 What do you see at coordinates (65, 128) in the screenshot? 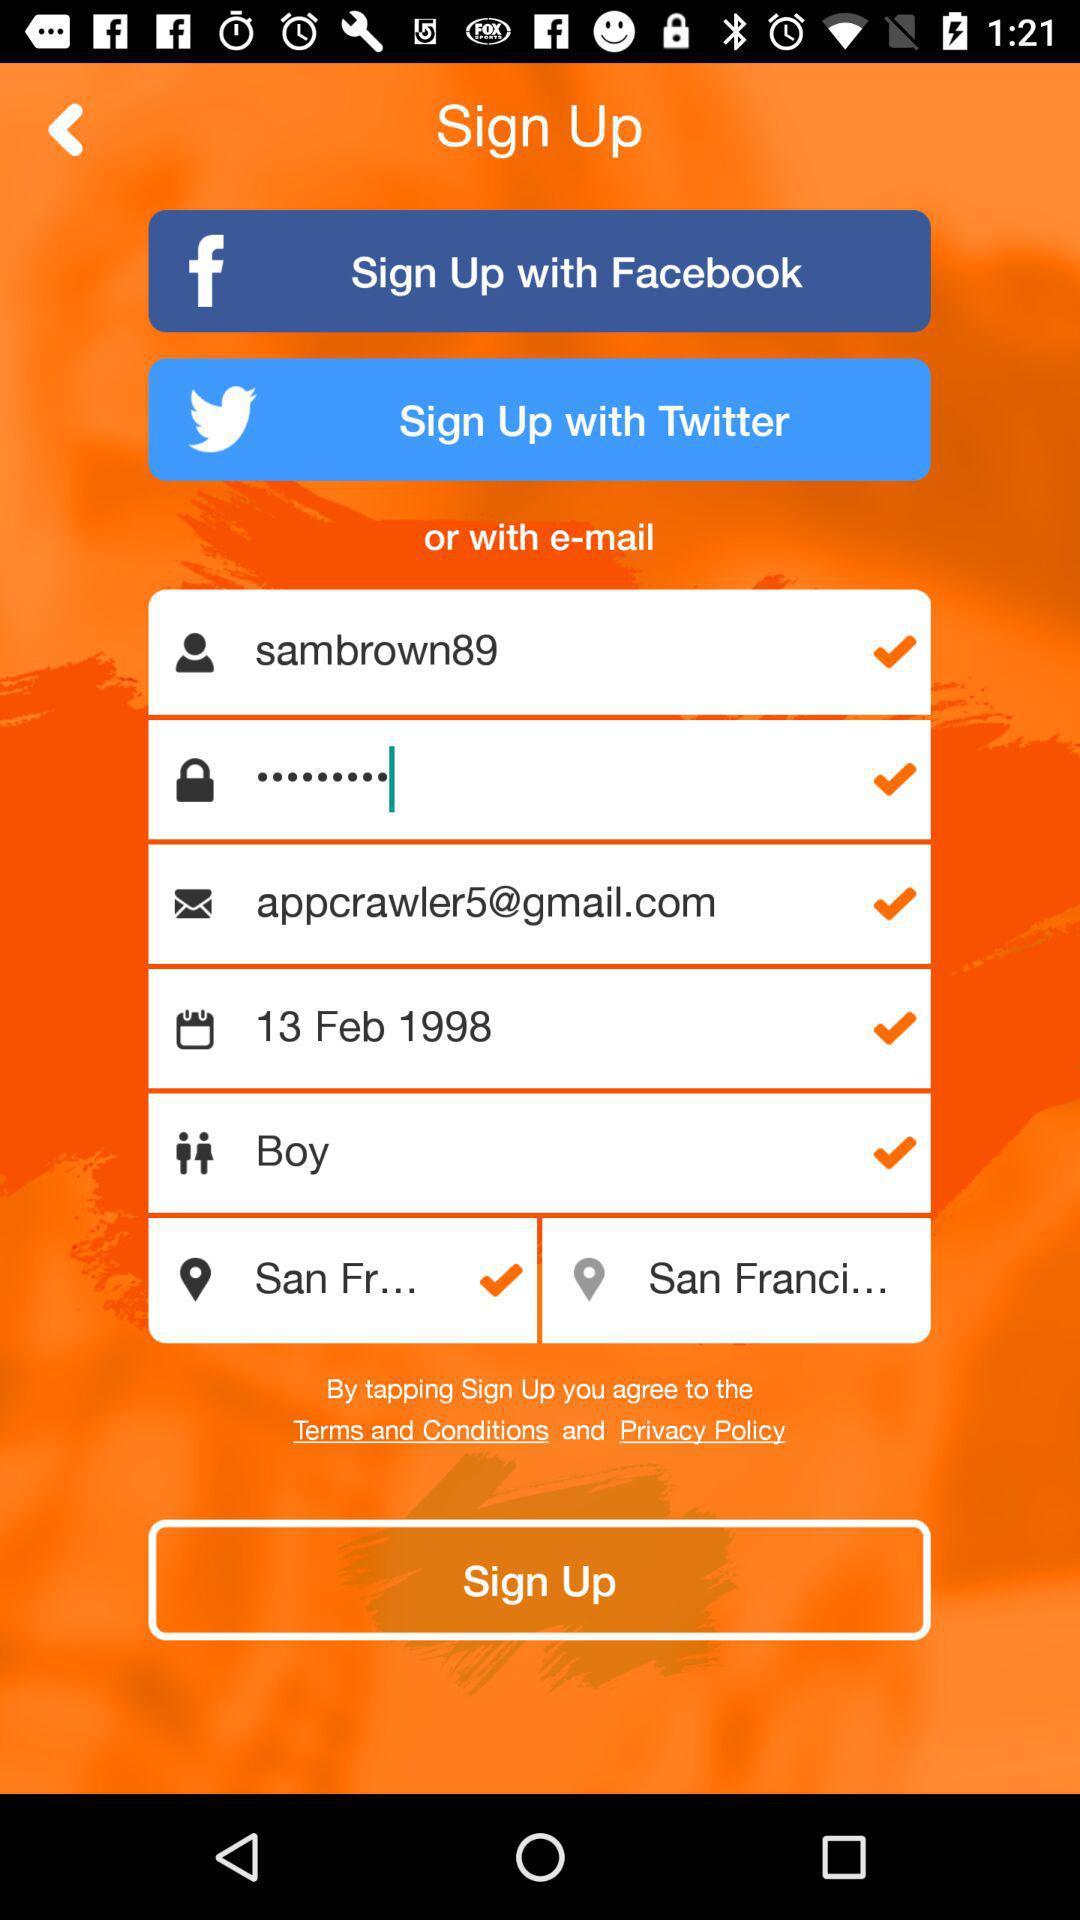
I see `for ward` at bounding box center [65, 128].